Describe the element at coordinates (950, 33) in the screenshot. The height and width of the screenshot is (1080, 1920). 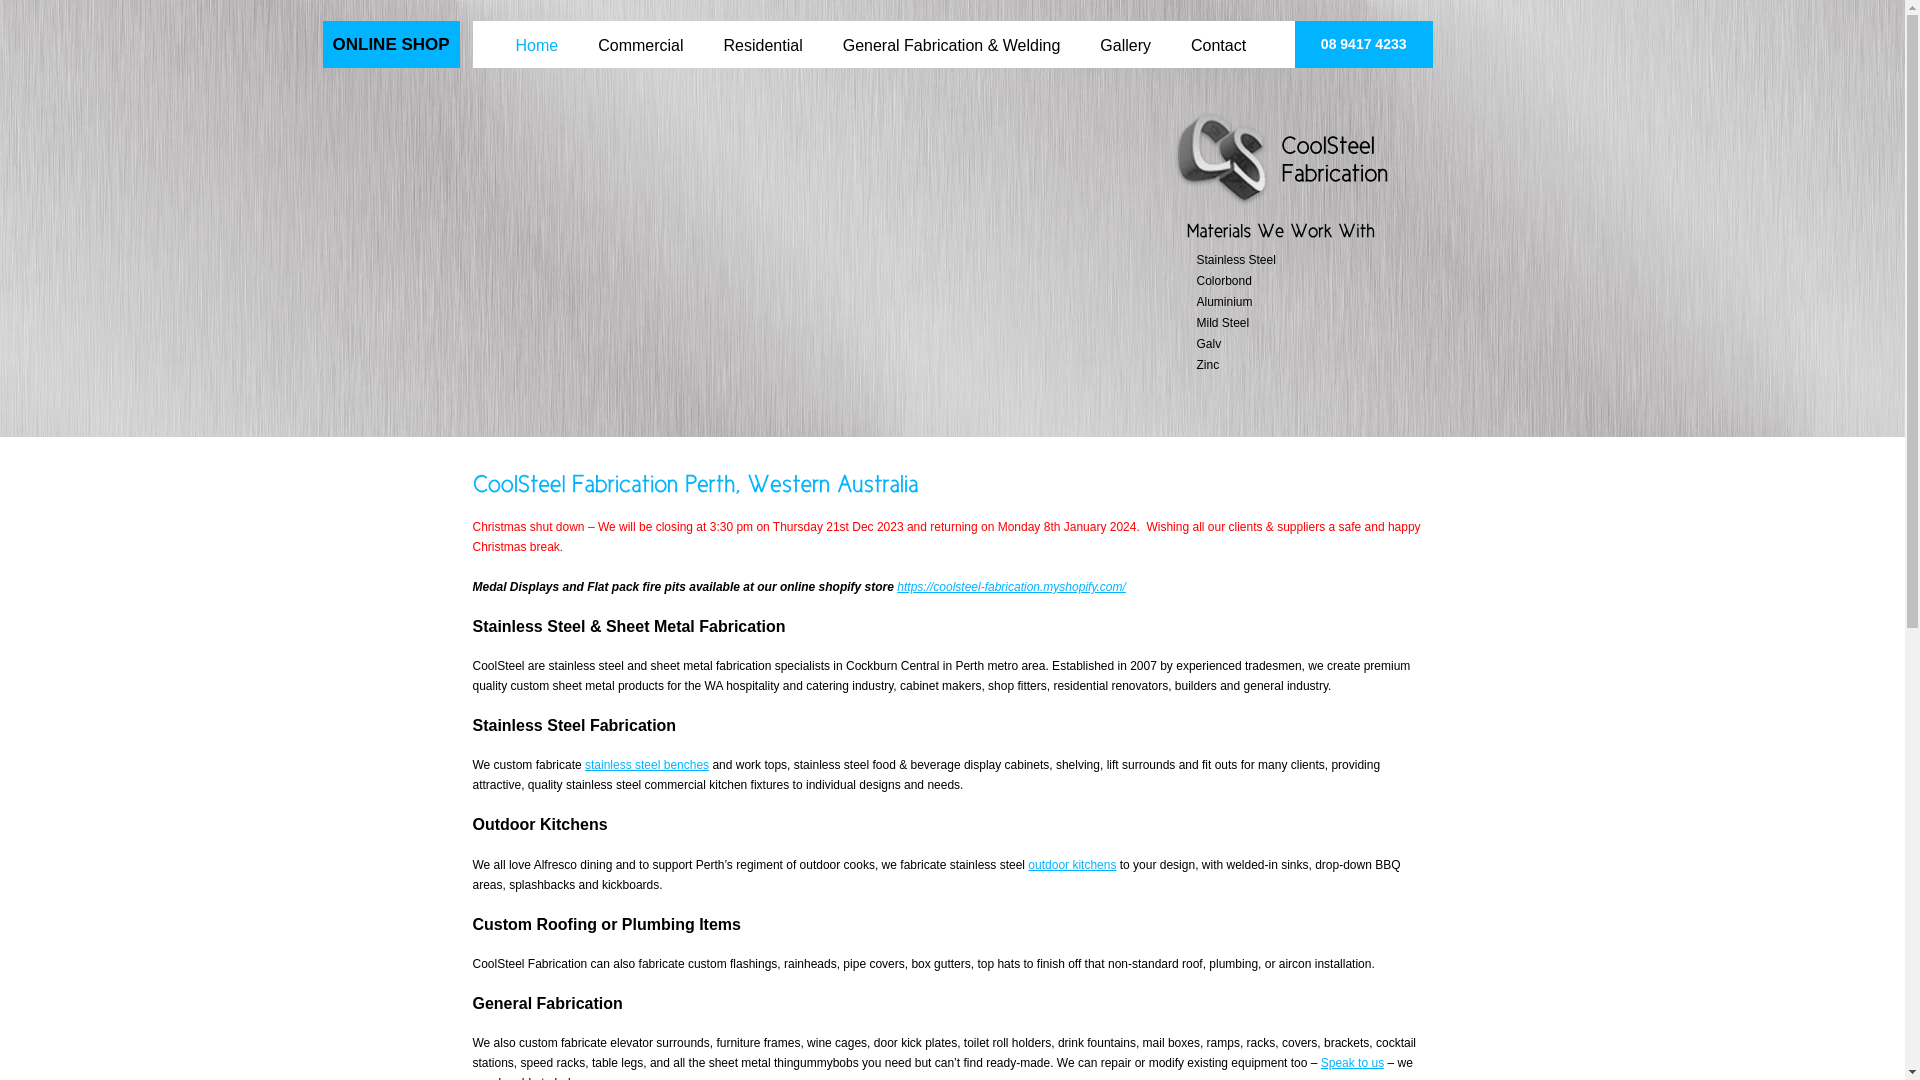
I see `'General Fabrication & Welding'` at that location.